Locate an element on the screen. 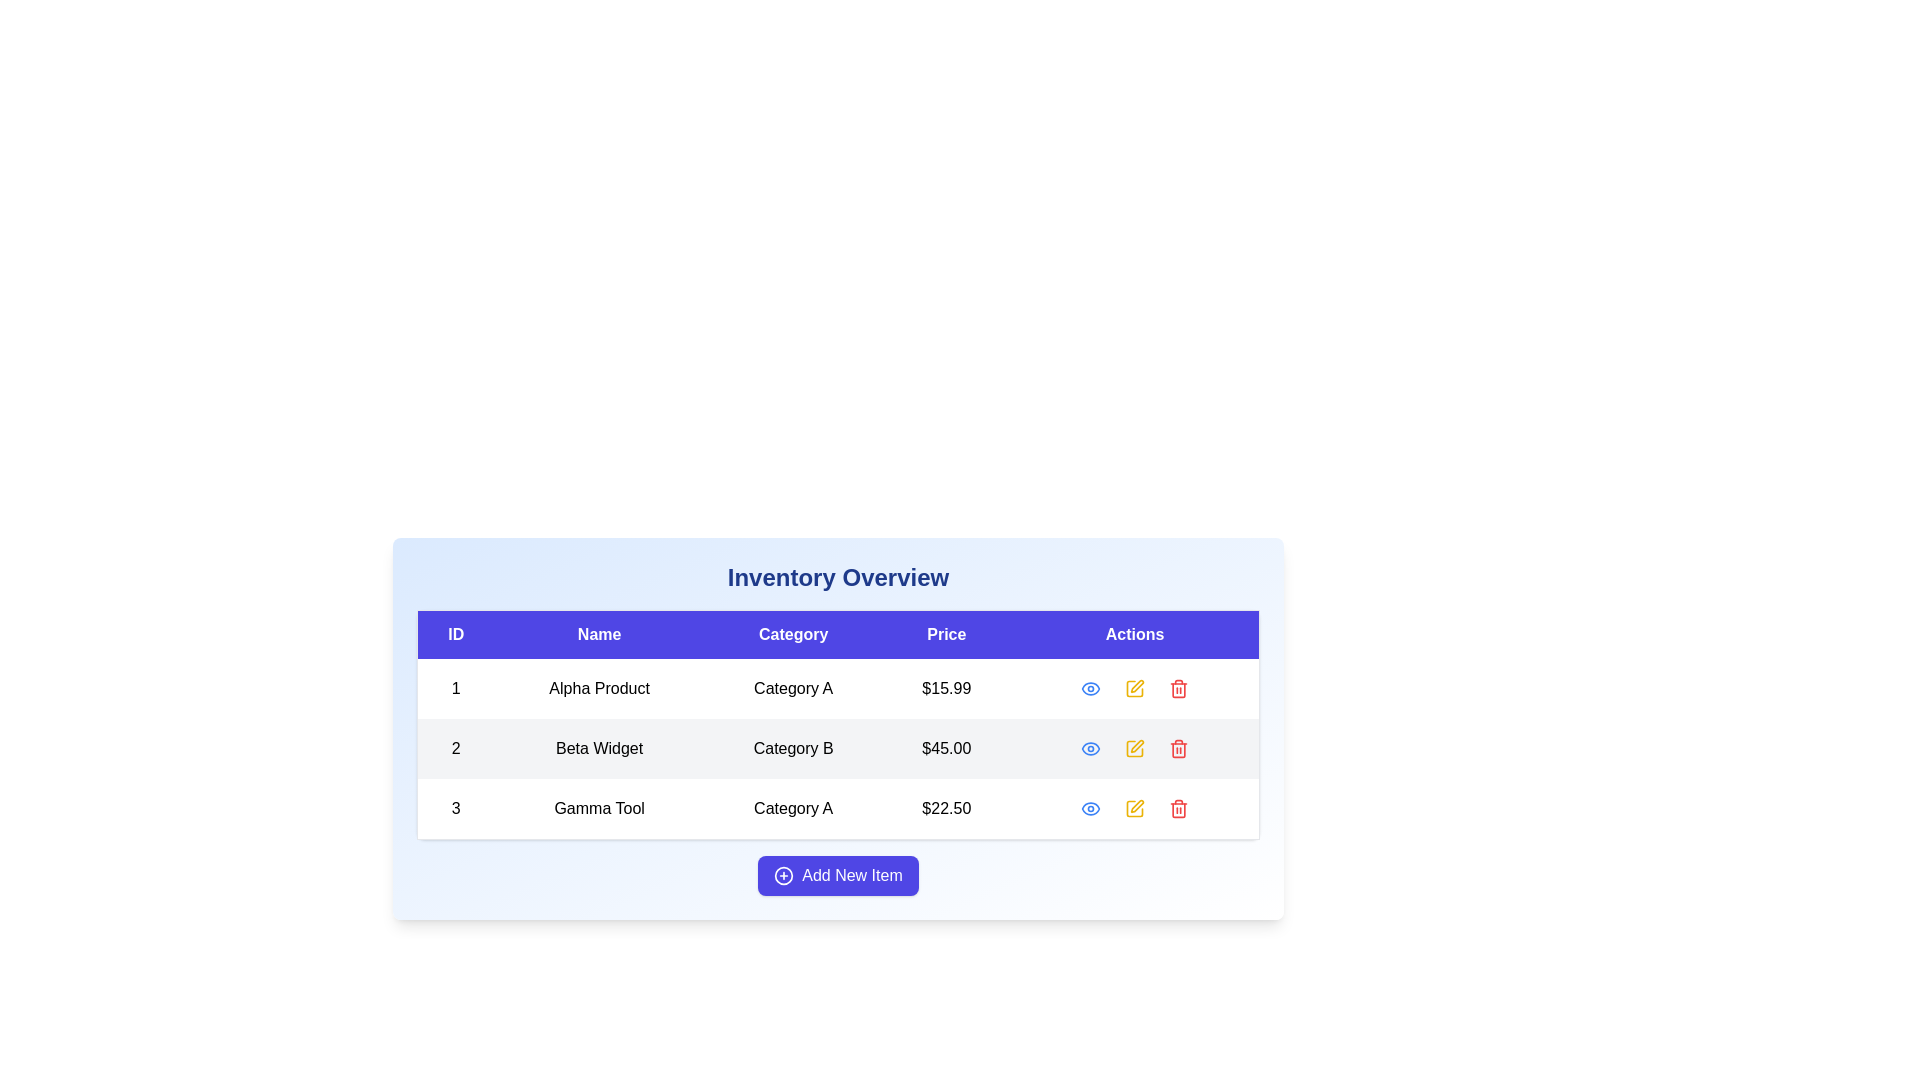  text from the header label for the inventory section, which provides context for the displayed data below it is located at coordinates (838, 578).